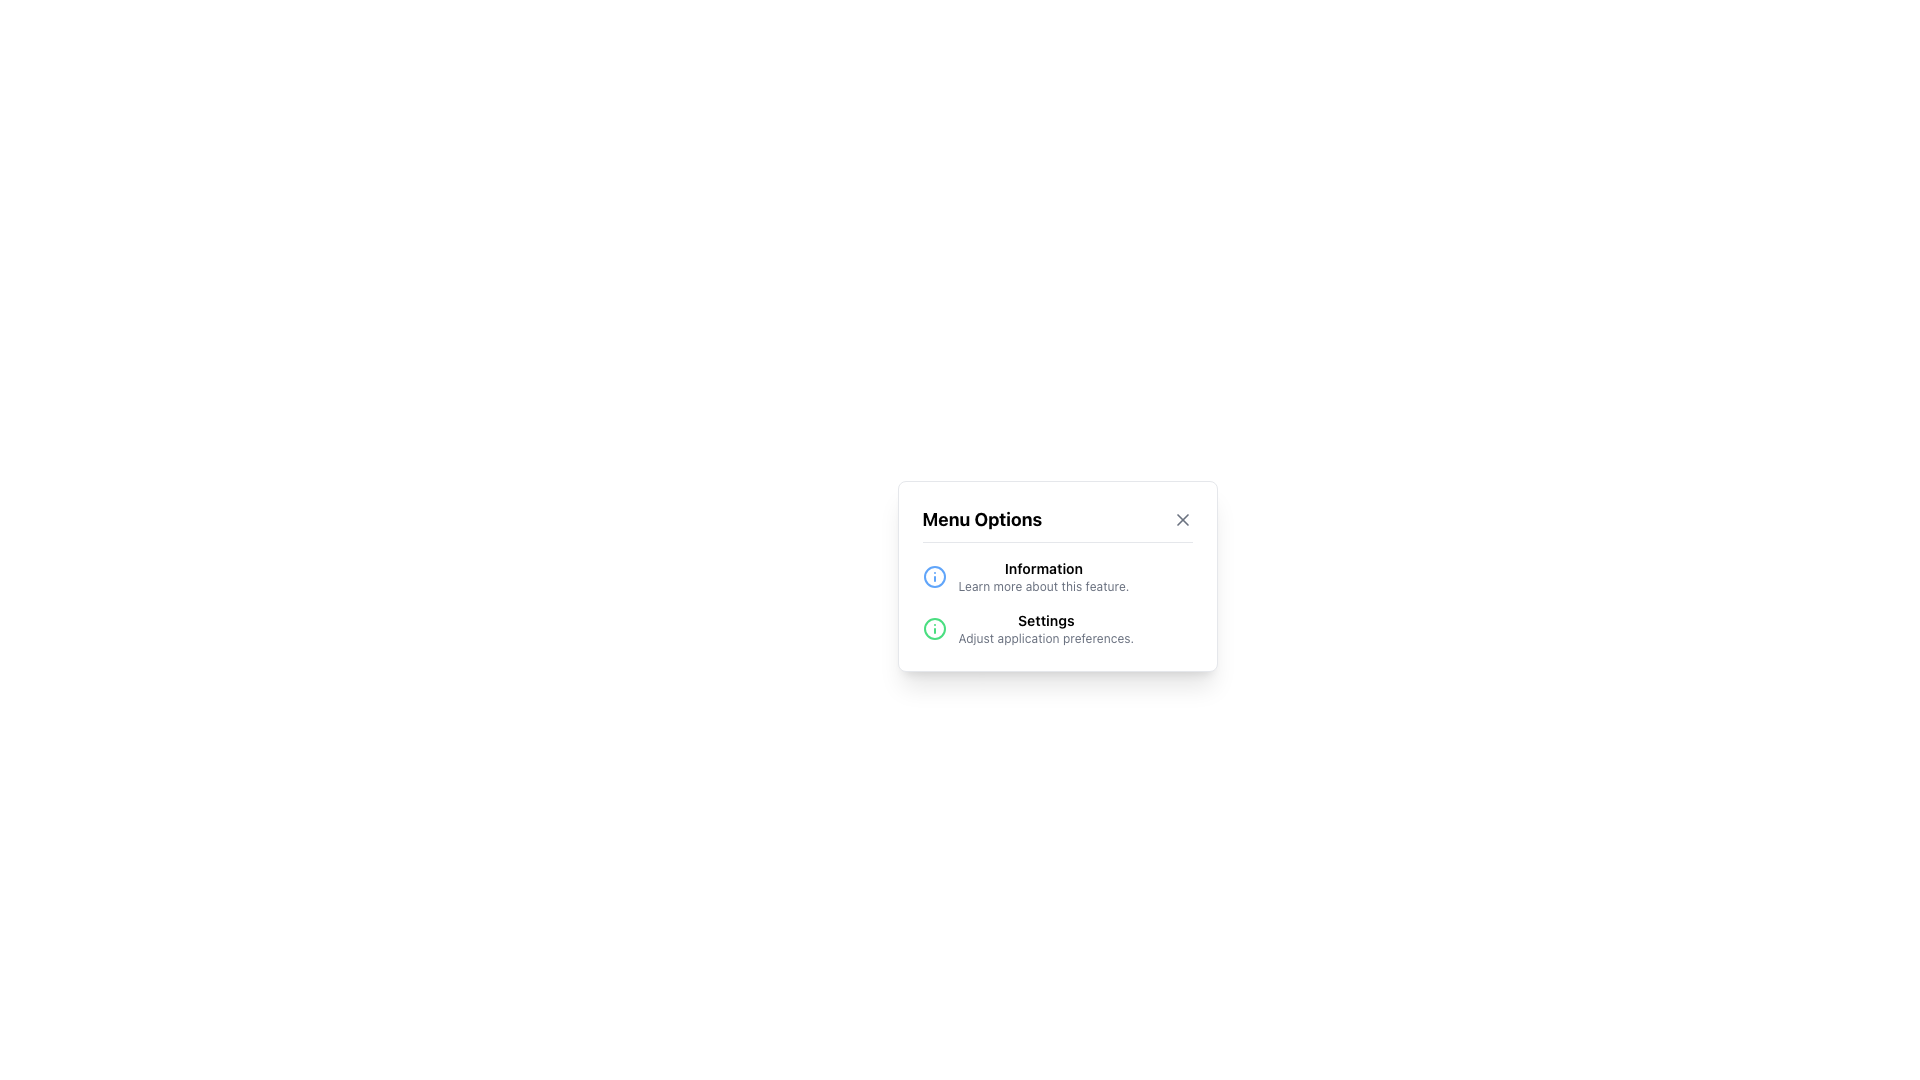 Image resolution: width=1920 pixels, height=1080 pixels. What do you see at coordinates (933, 576) in the screenshot?
I see `the circular information icon with a blue color scheme located in the menu section adjacent to the text 'Information'` at bounding box center [933, 576].